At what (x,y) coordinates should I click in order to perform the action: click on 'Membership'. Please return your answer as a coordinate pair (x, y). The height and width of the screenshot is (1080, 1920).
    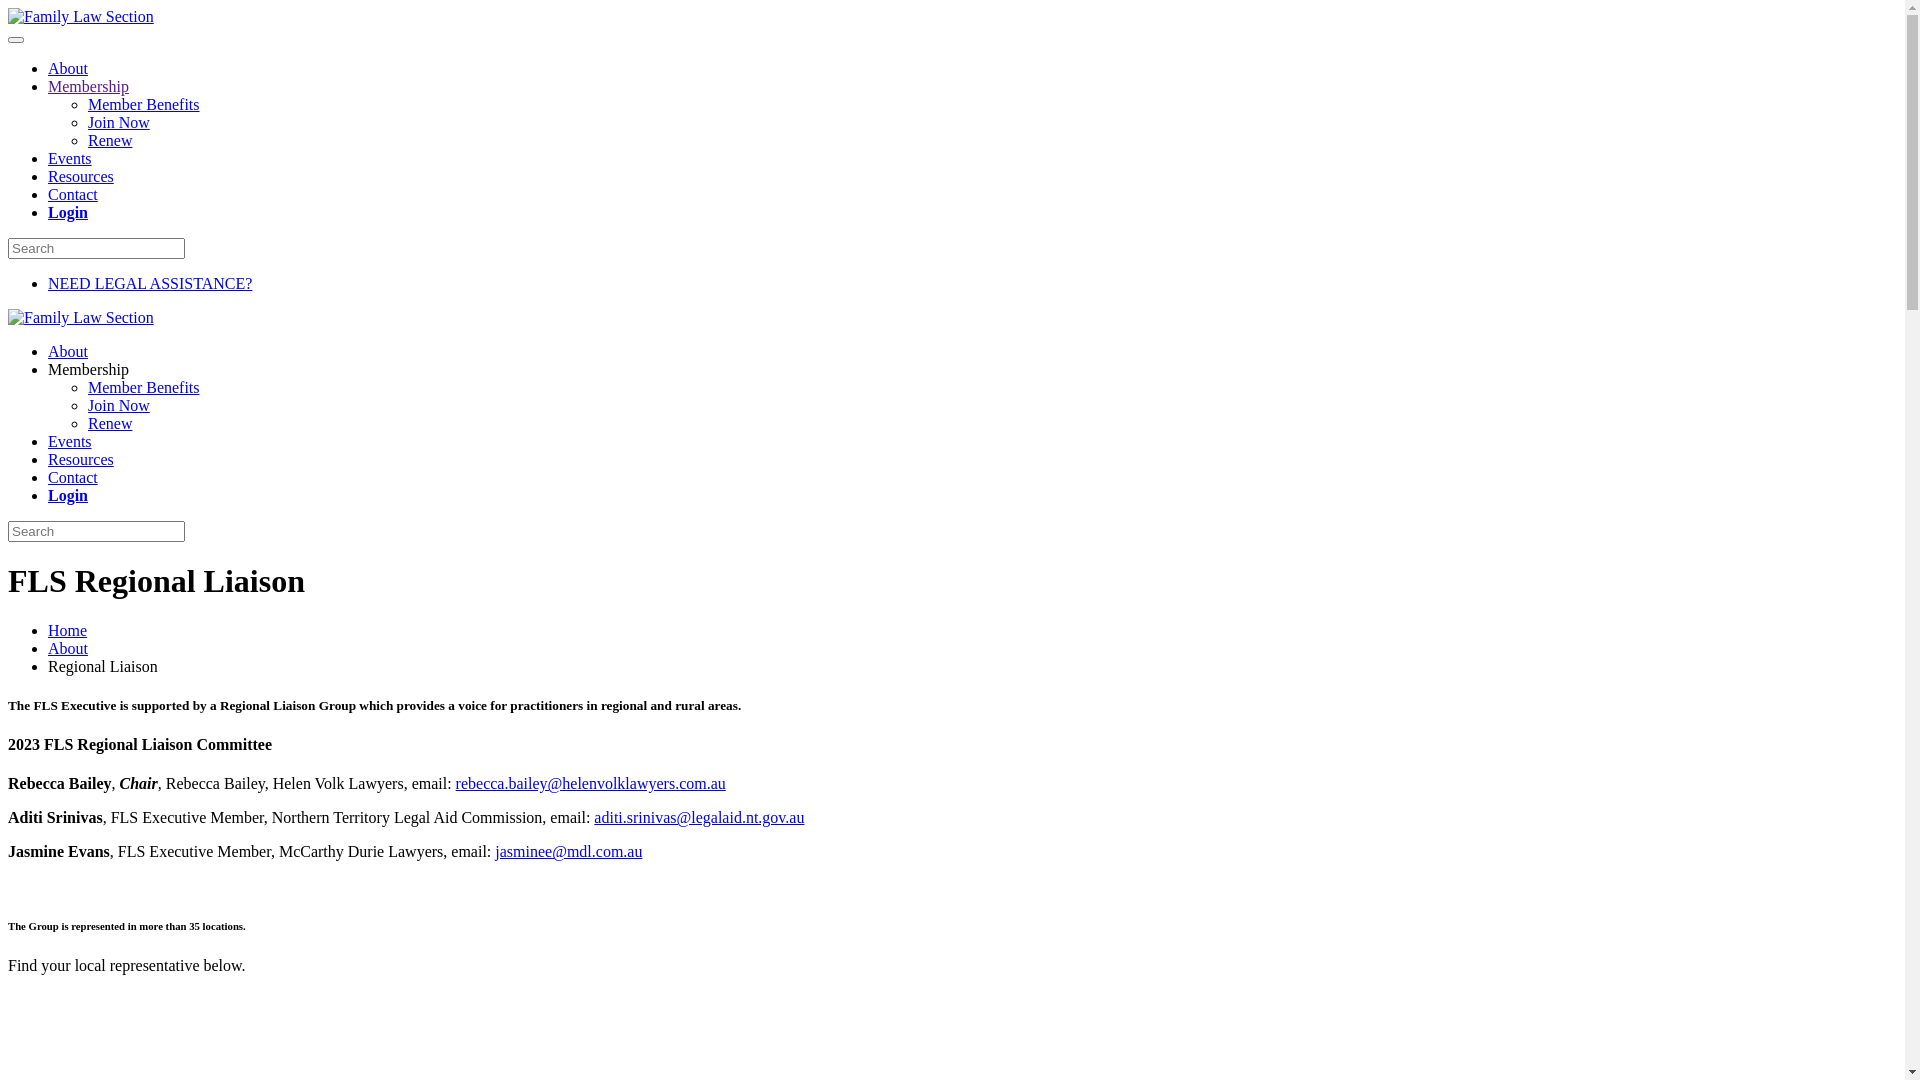
    Looking at the image, I should click on (87, 85).